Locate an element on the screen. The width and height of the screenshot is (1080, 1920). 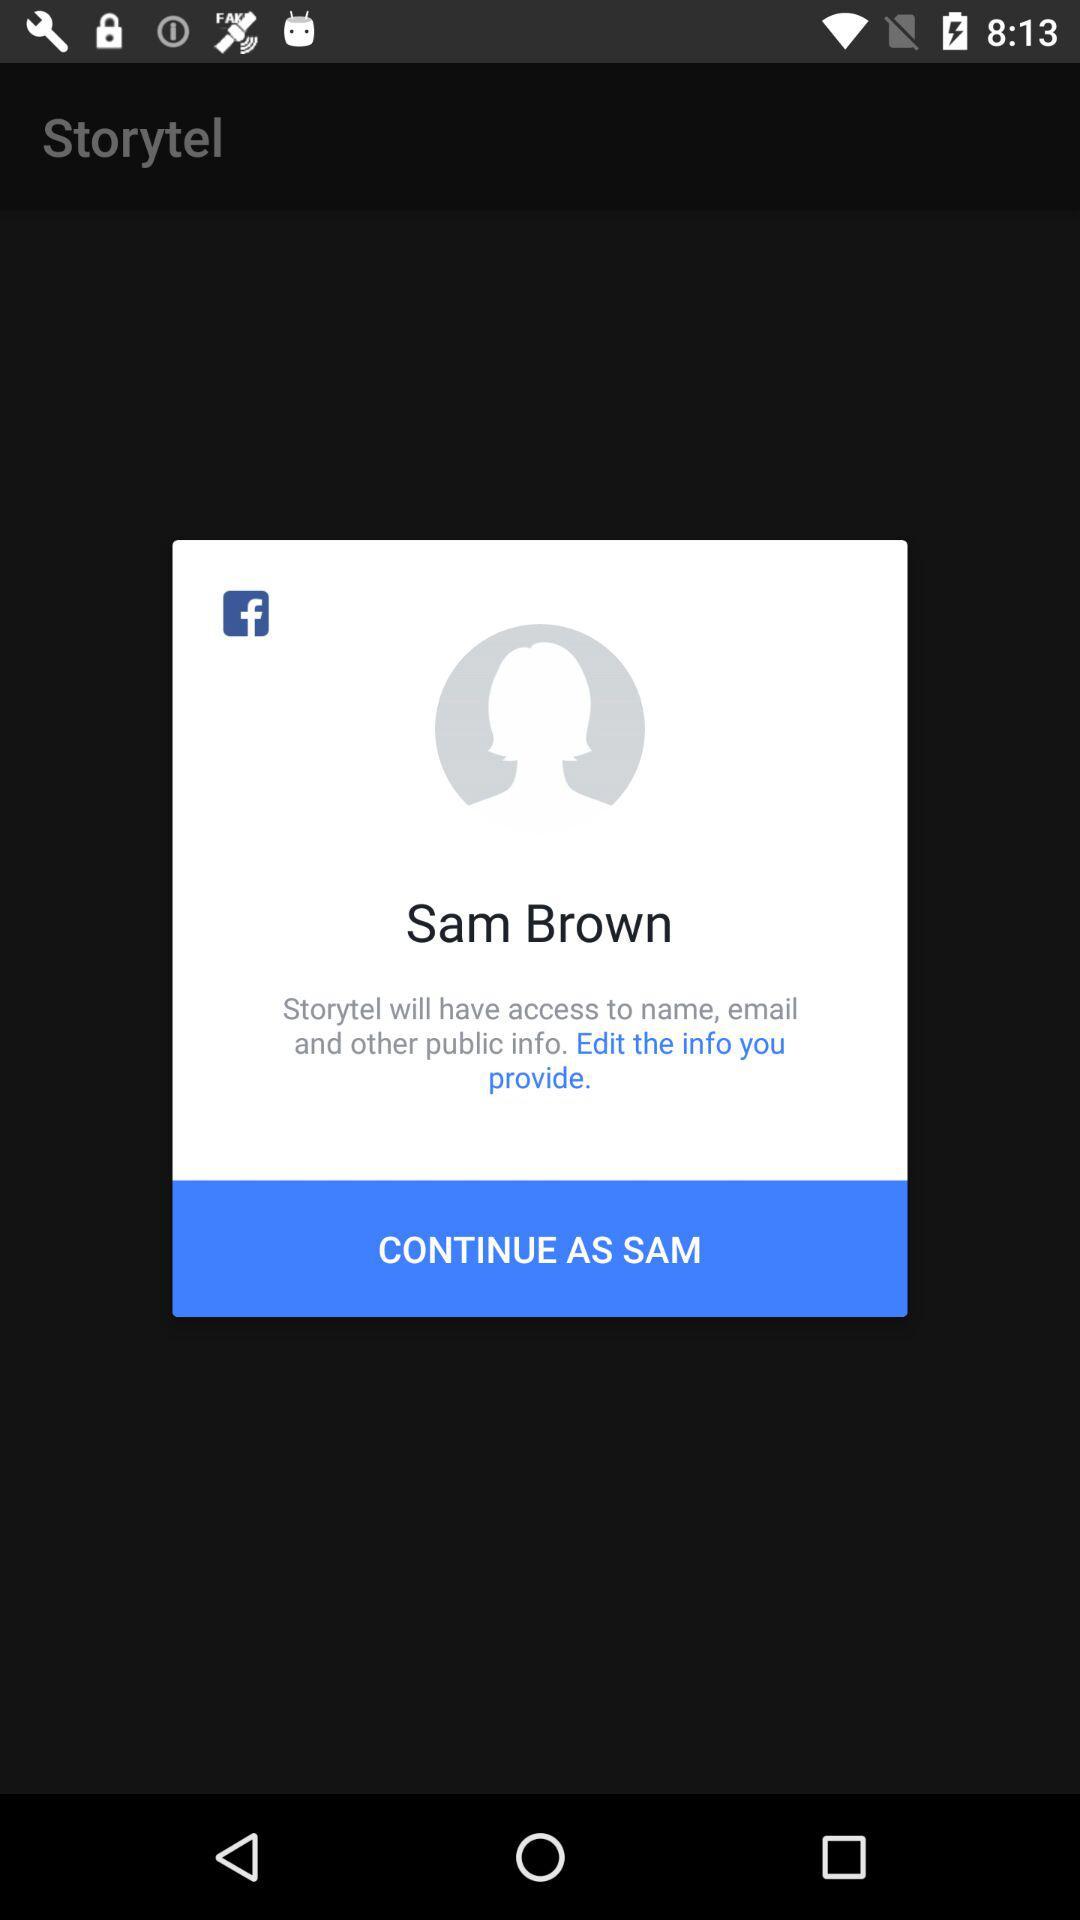
icon above the continue as sam item is located at coordinates (540, 1041).